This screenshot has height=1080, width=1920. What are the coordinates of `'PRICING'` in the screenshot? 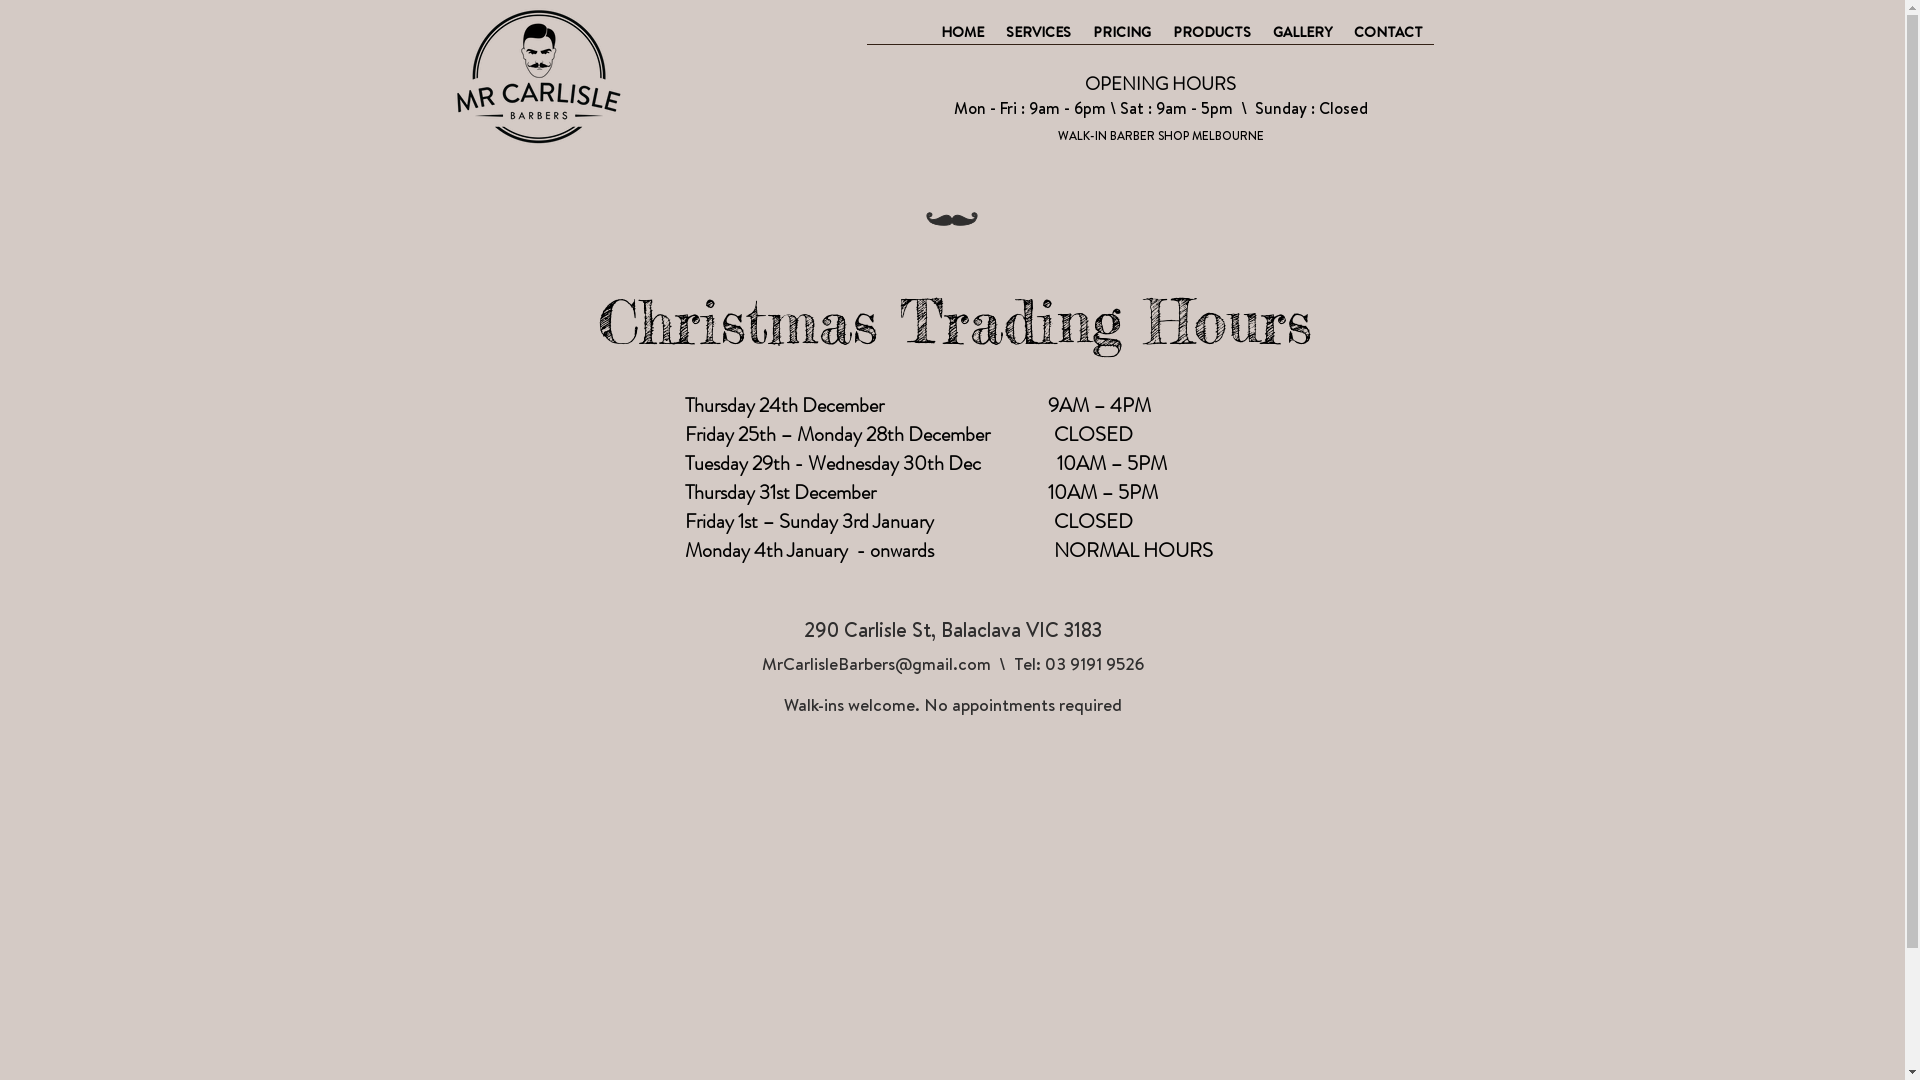 It's located at (1122, 38).